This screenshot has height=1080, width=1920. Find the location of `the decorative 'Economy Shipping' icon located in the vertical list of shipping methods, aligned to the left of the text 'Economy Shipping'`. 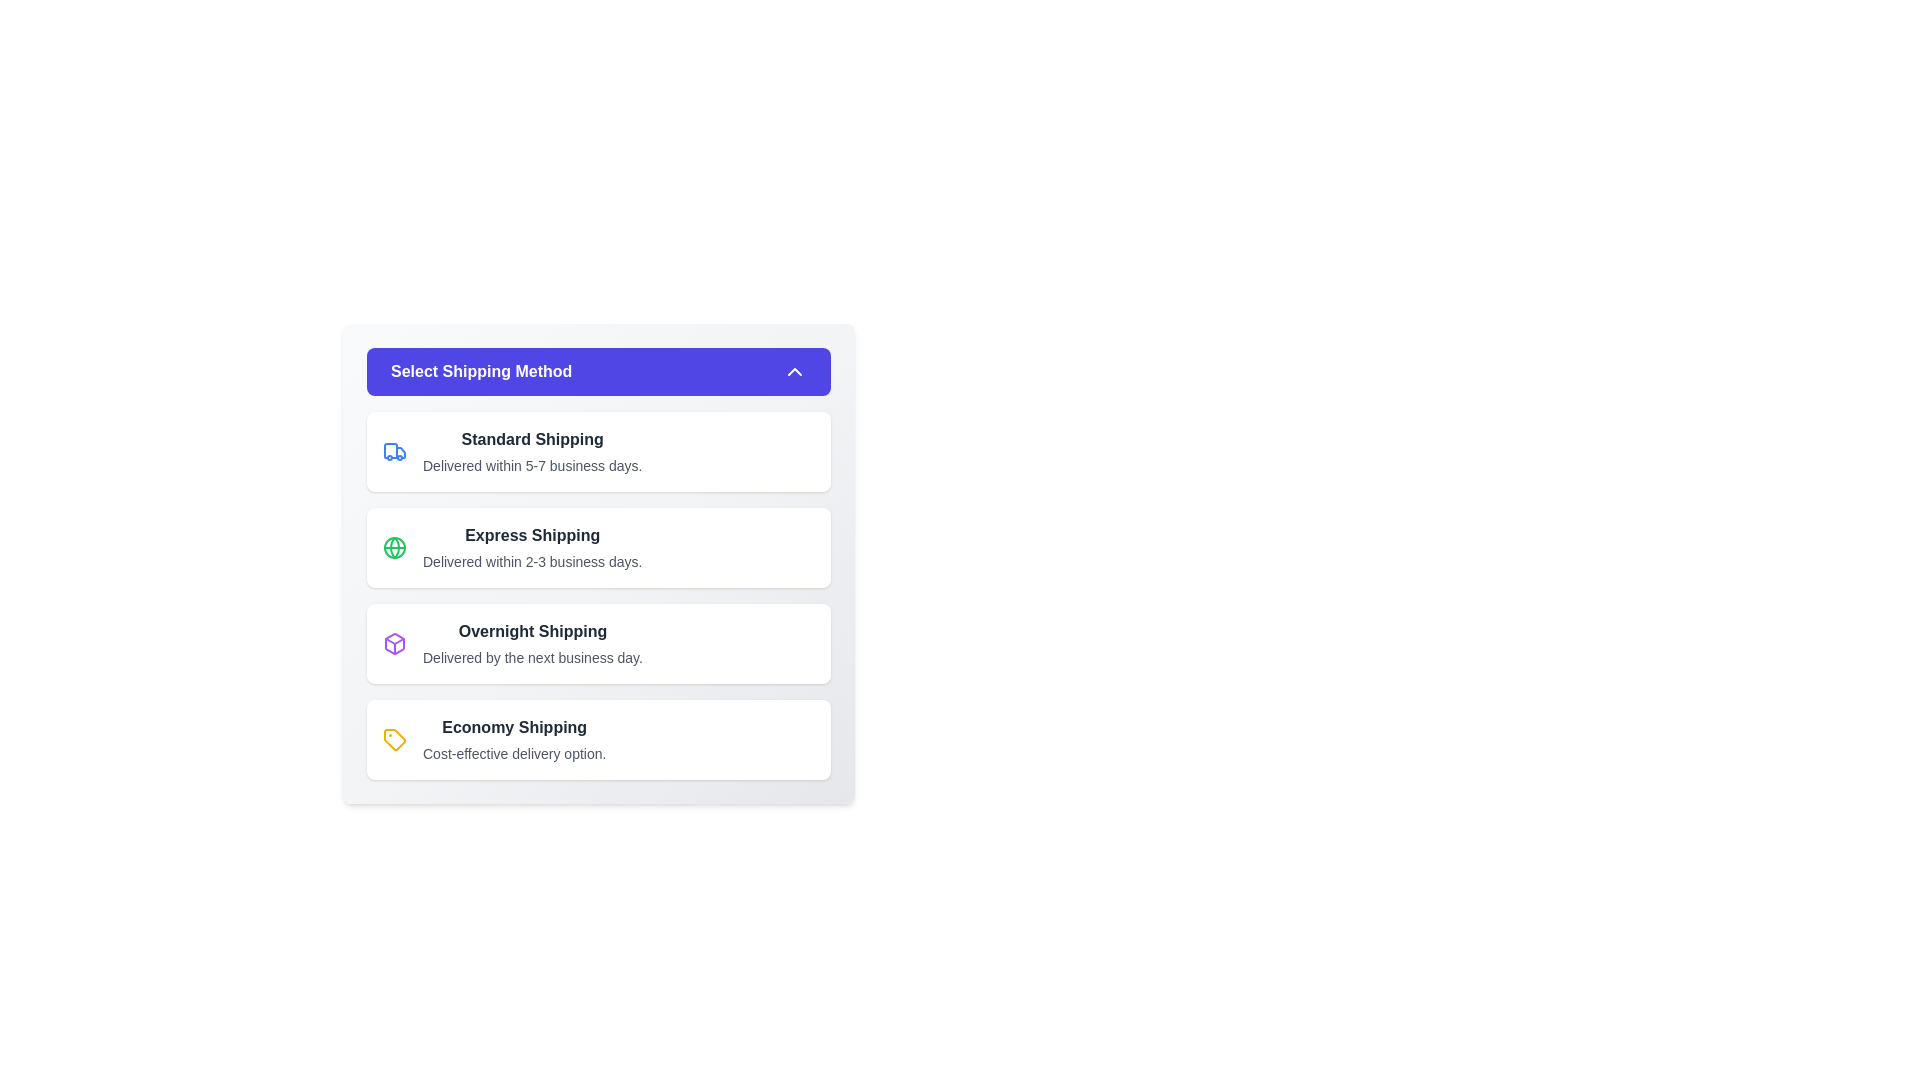

the decorative 'Economy Shipping' icon located in the vertical list of shipping methods, aligned to the left of the text 'Economy Shipping' is located at coordinates (394, 740).